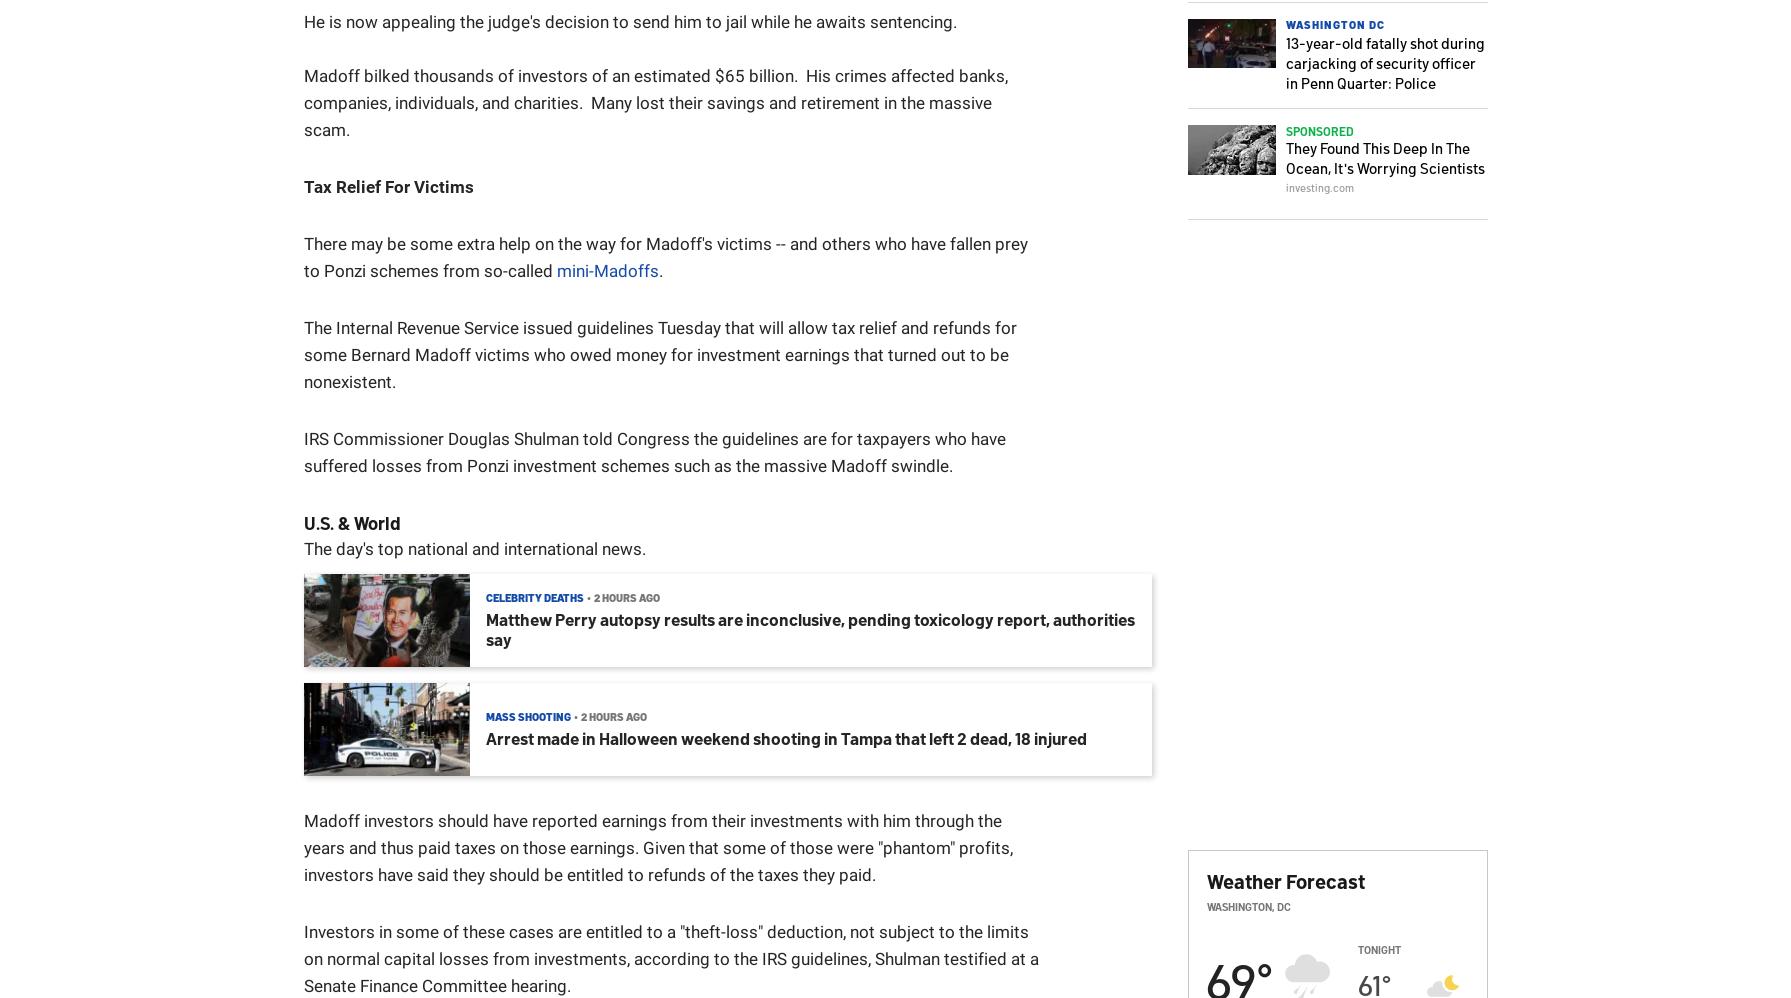 The image size is (1791, 998). Describe the element at coordinates (1333, 23) in the screenshot. I see `'Washington DC'` at that location.